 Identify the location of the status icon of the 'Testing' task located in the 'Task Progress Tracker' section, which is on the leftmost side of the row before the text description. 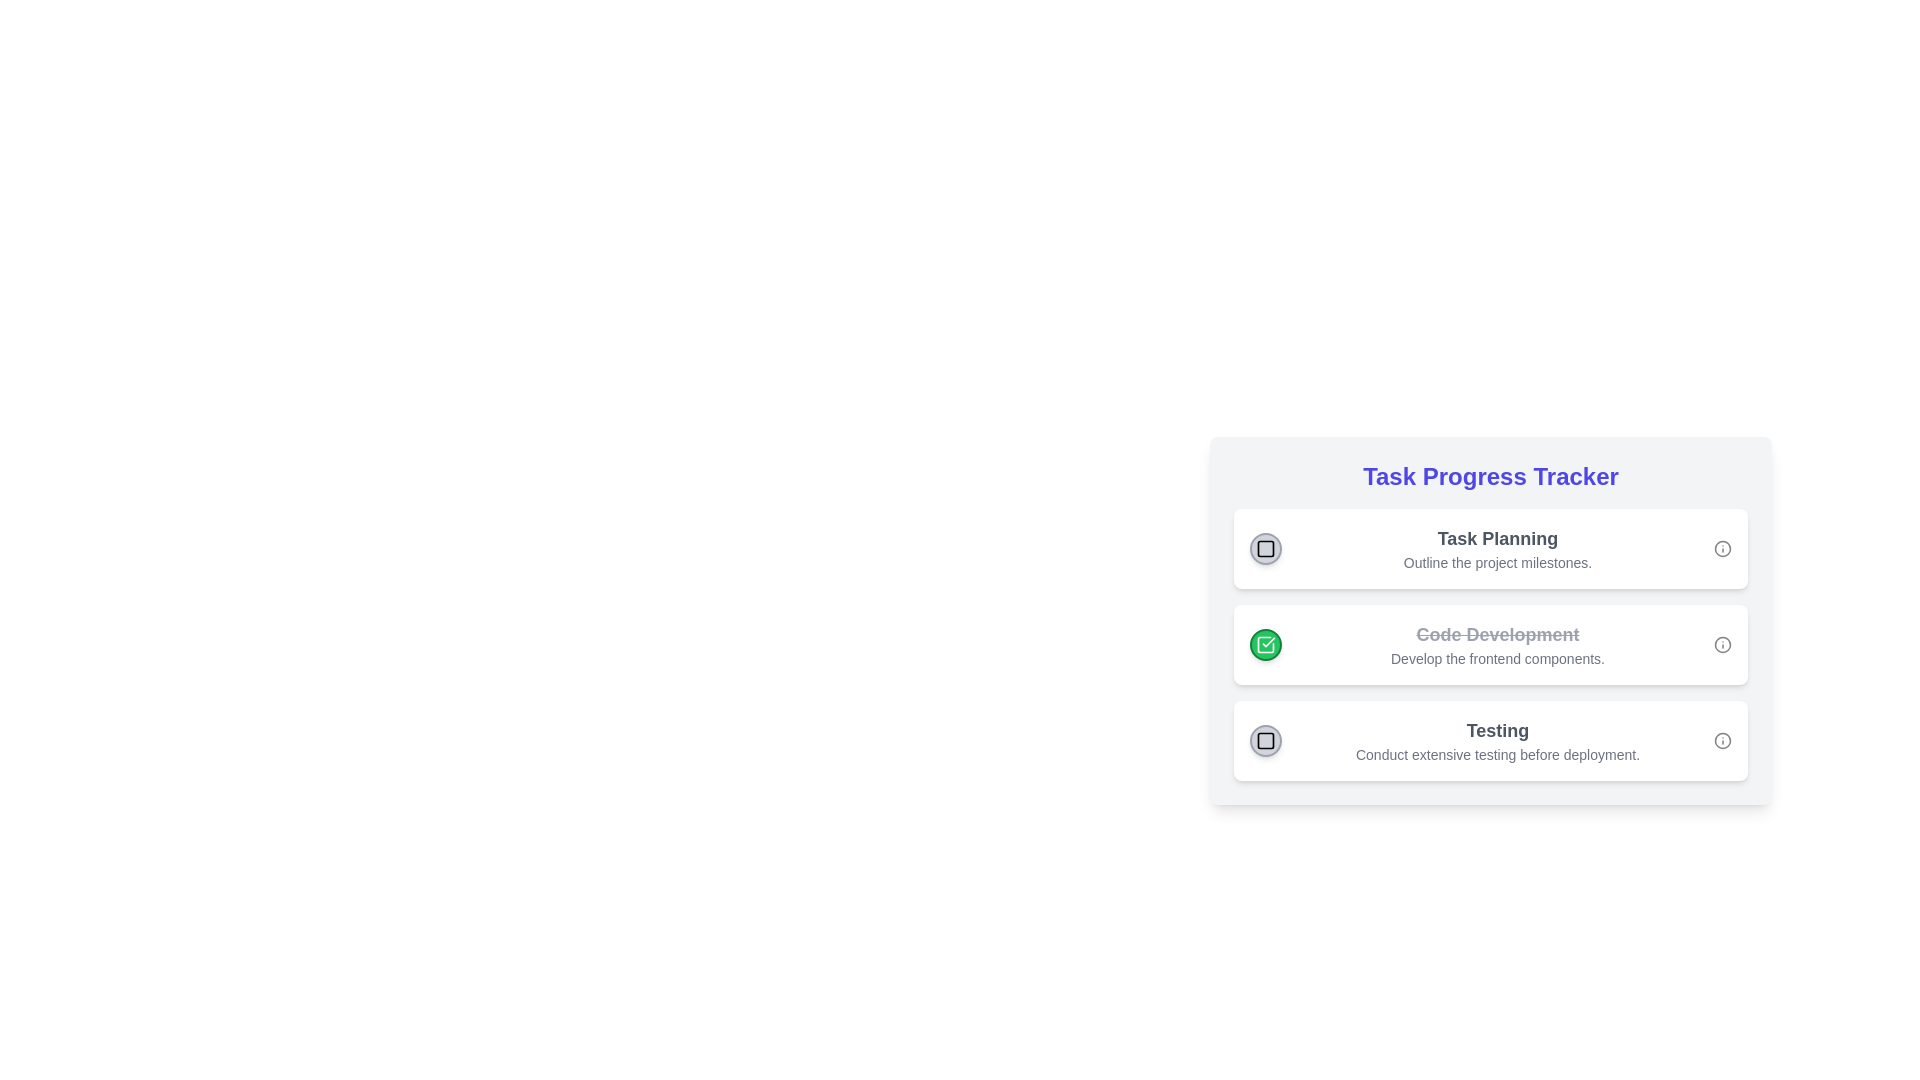
(1265, 740).